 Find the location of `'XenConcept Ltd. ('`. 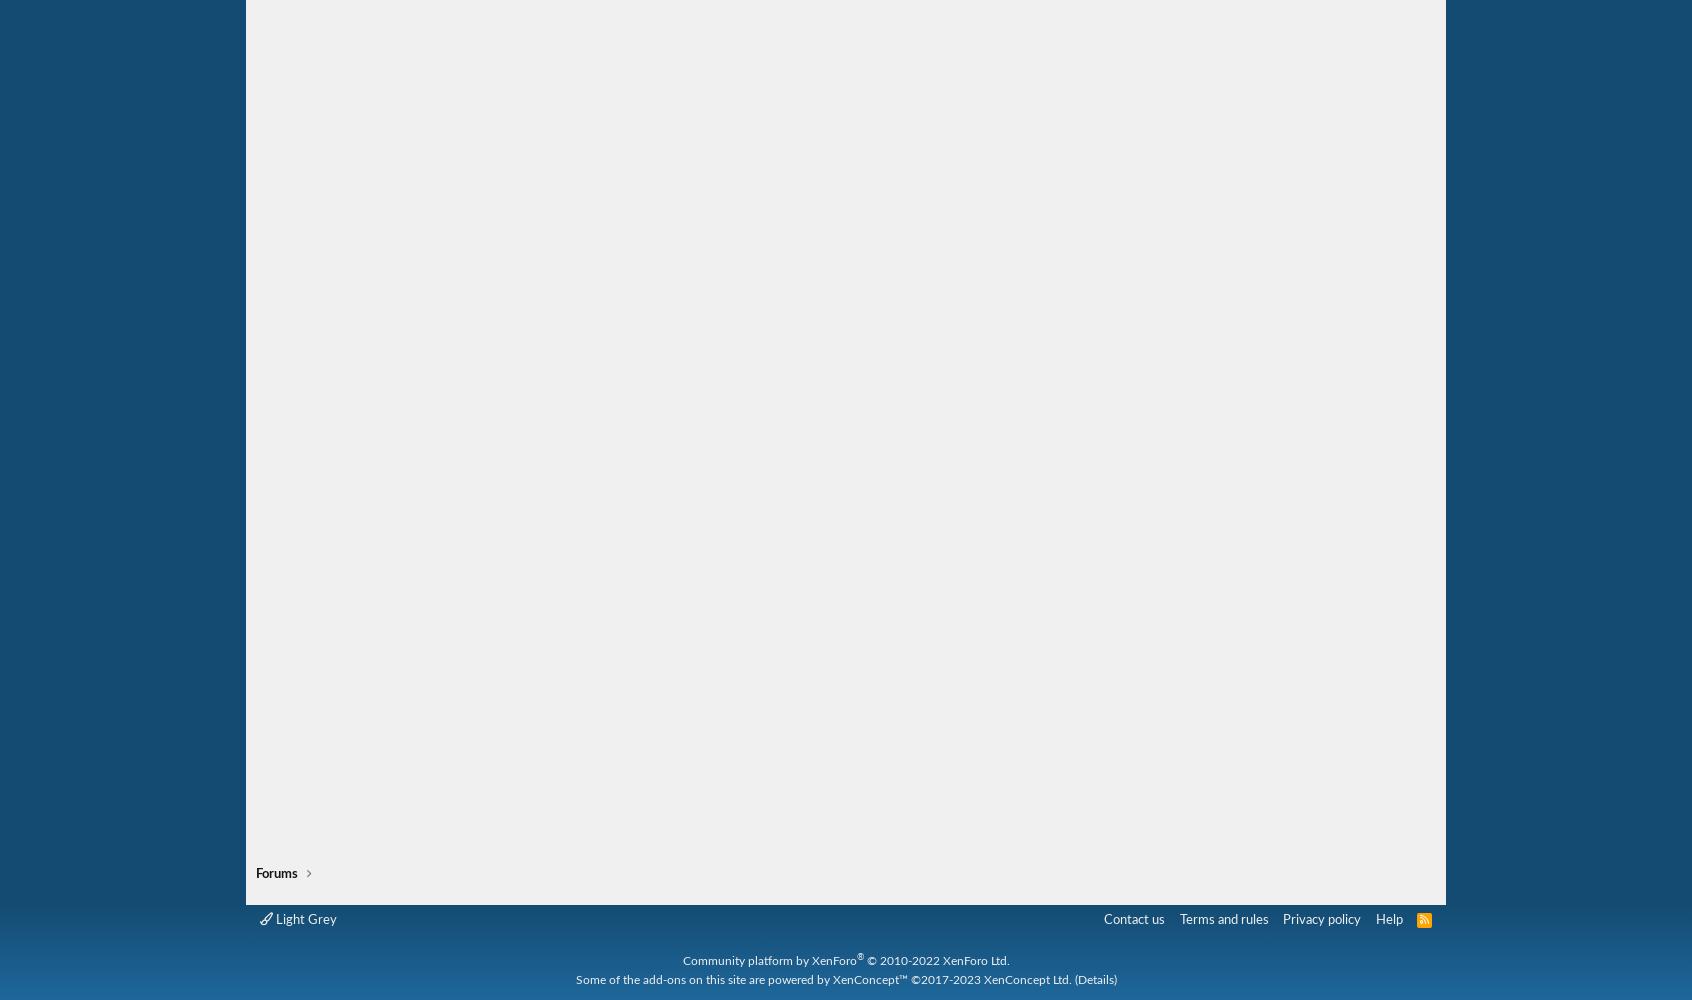

'XenConcept Ltd. (' is located at coordinates (1028, 978).